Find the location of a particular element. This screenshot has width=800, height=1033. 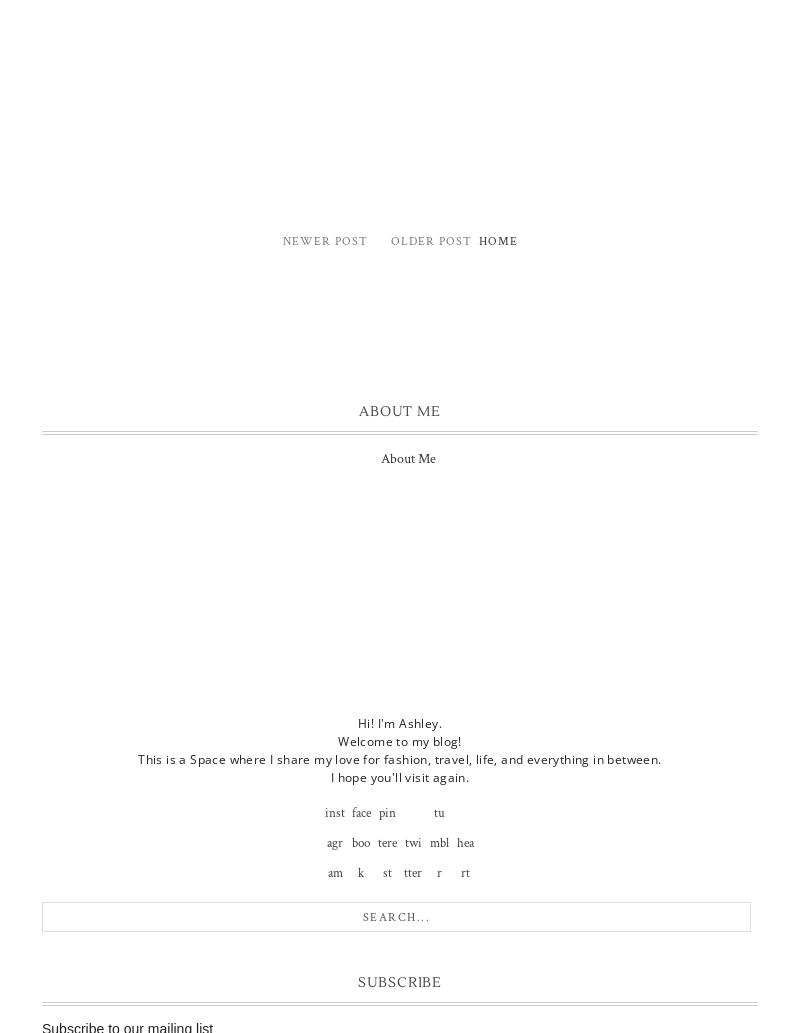

'tumblr' is located at coordinates (437, 842).